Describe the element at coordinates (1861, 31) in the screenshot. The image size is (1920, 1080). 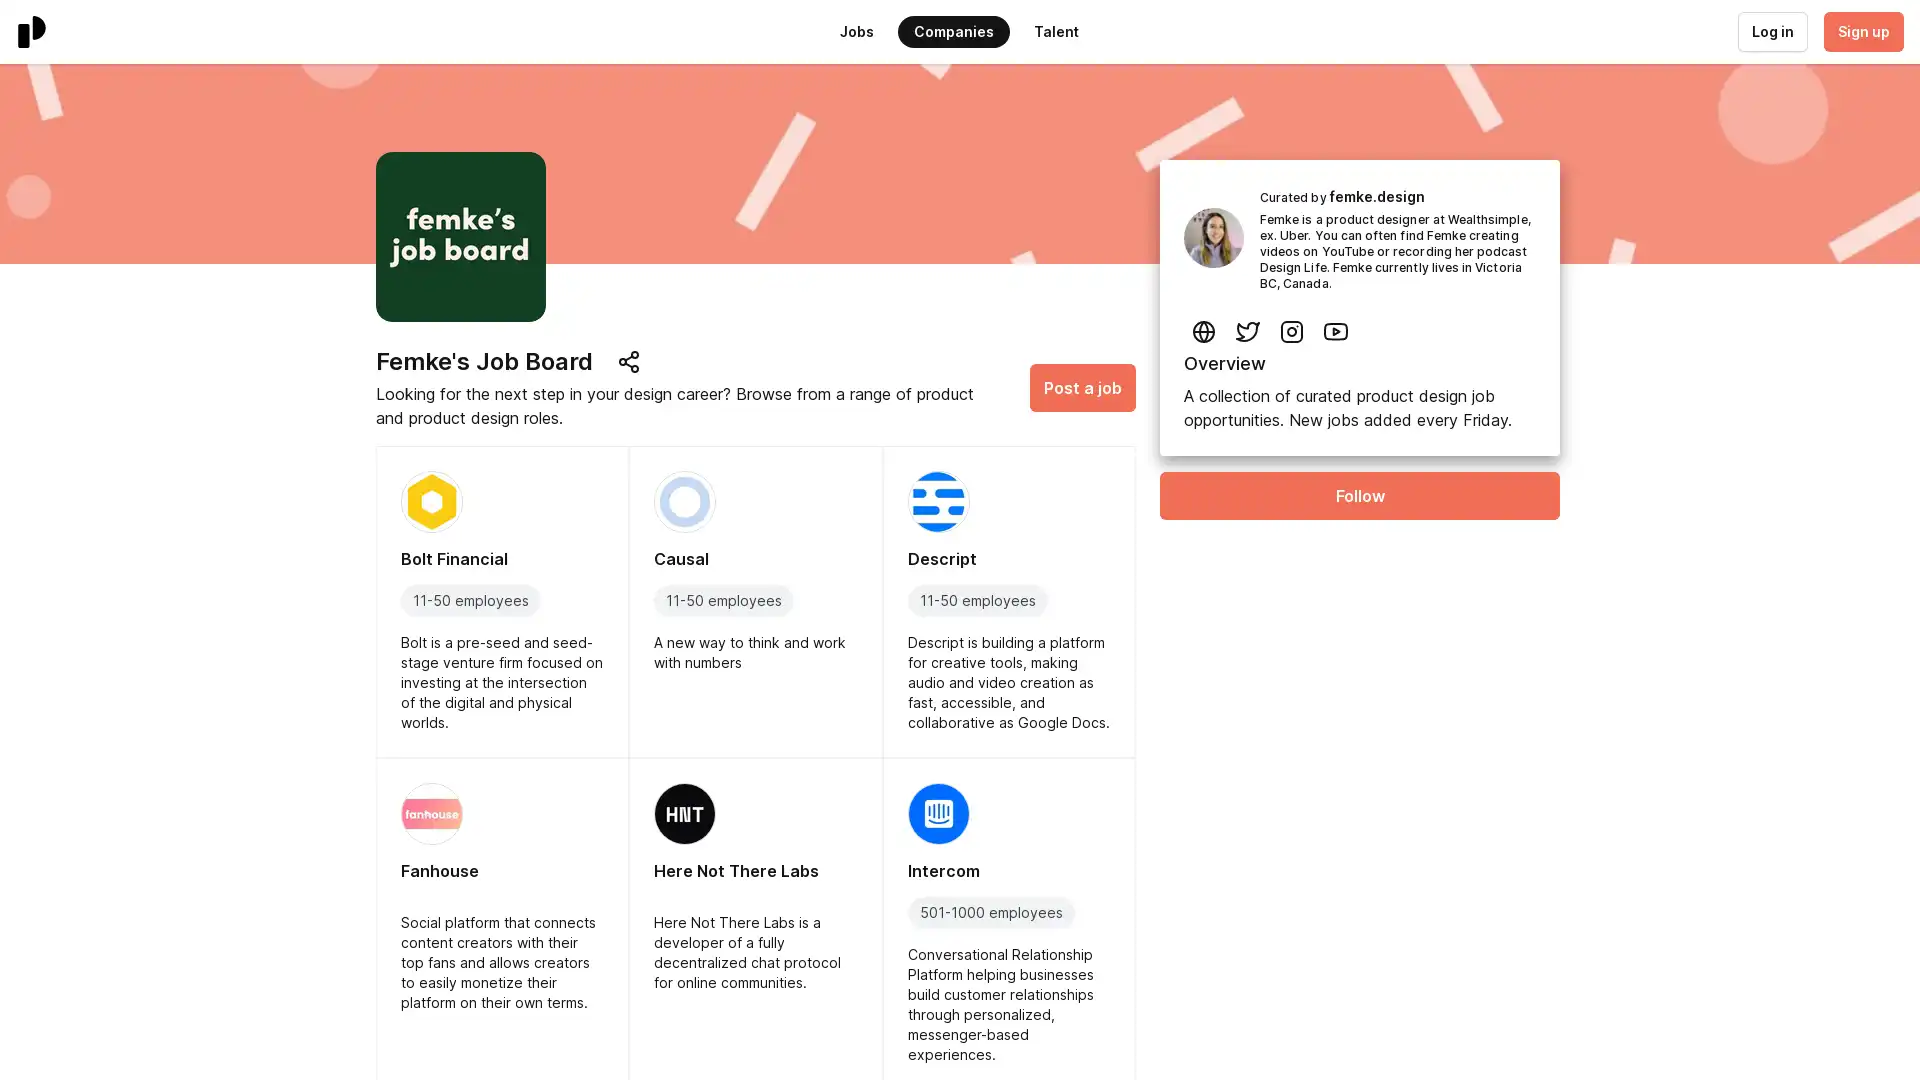
I see `Sign up` at that location.